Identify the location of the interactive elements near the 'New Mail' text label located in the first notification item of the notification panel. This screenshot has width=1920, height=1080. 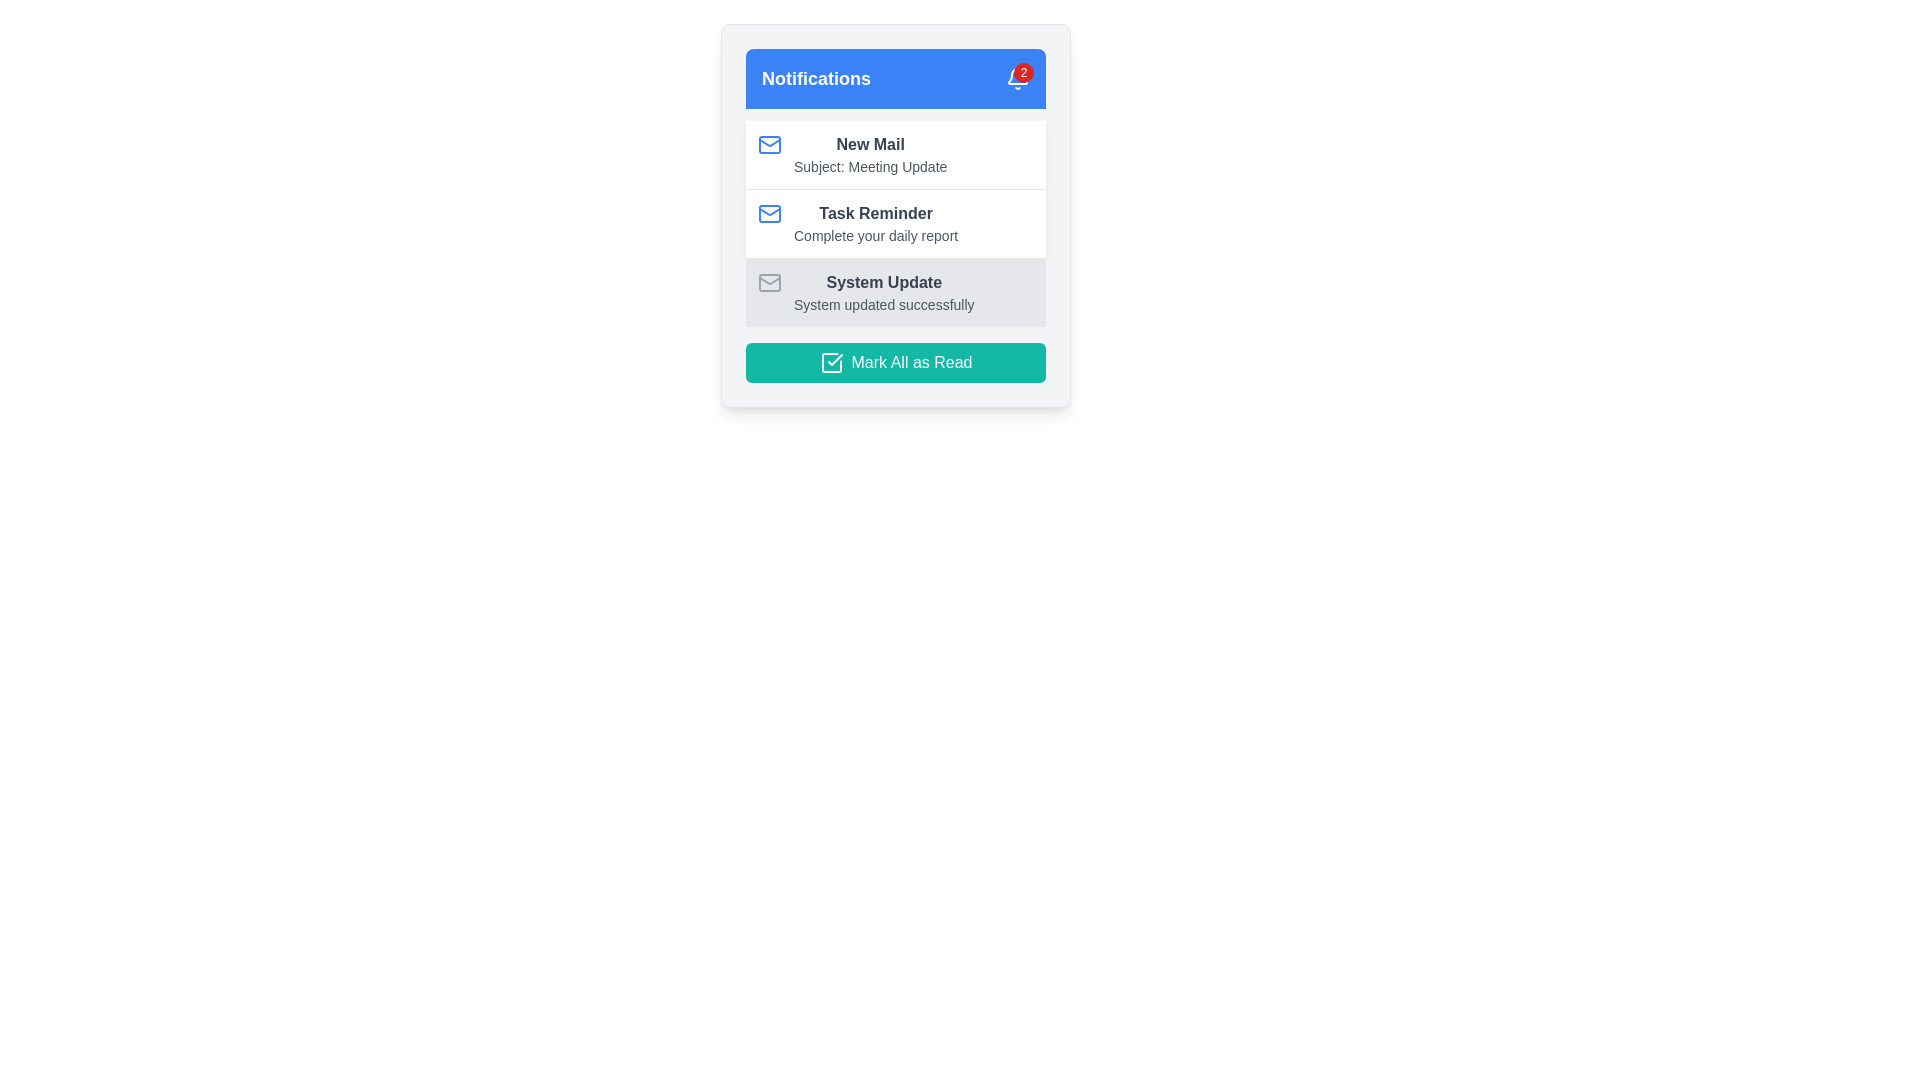
(870, 144).